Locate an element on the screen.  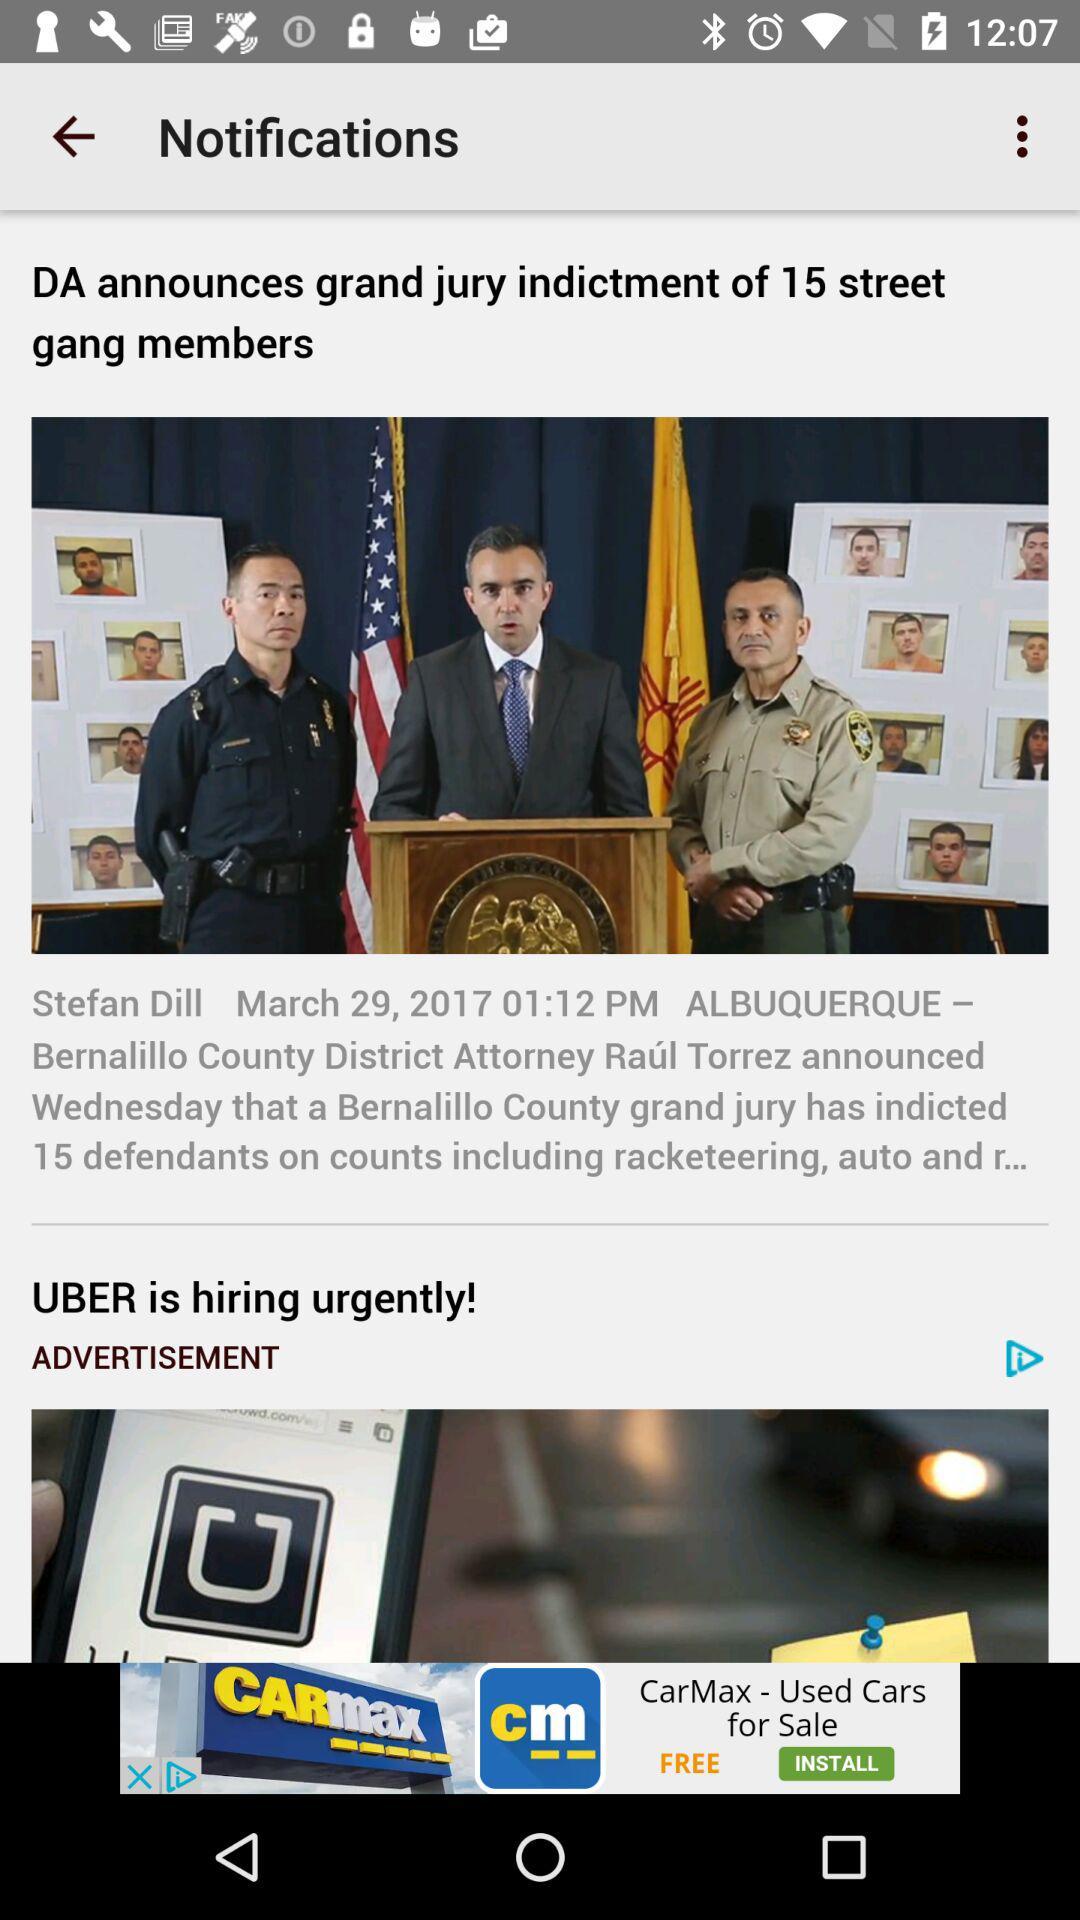
the item above advertisement is located at coordinates (540, 1296).